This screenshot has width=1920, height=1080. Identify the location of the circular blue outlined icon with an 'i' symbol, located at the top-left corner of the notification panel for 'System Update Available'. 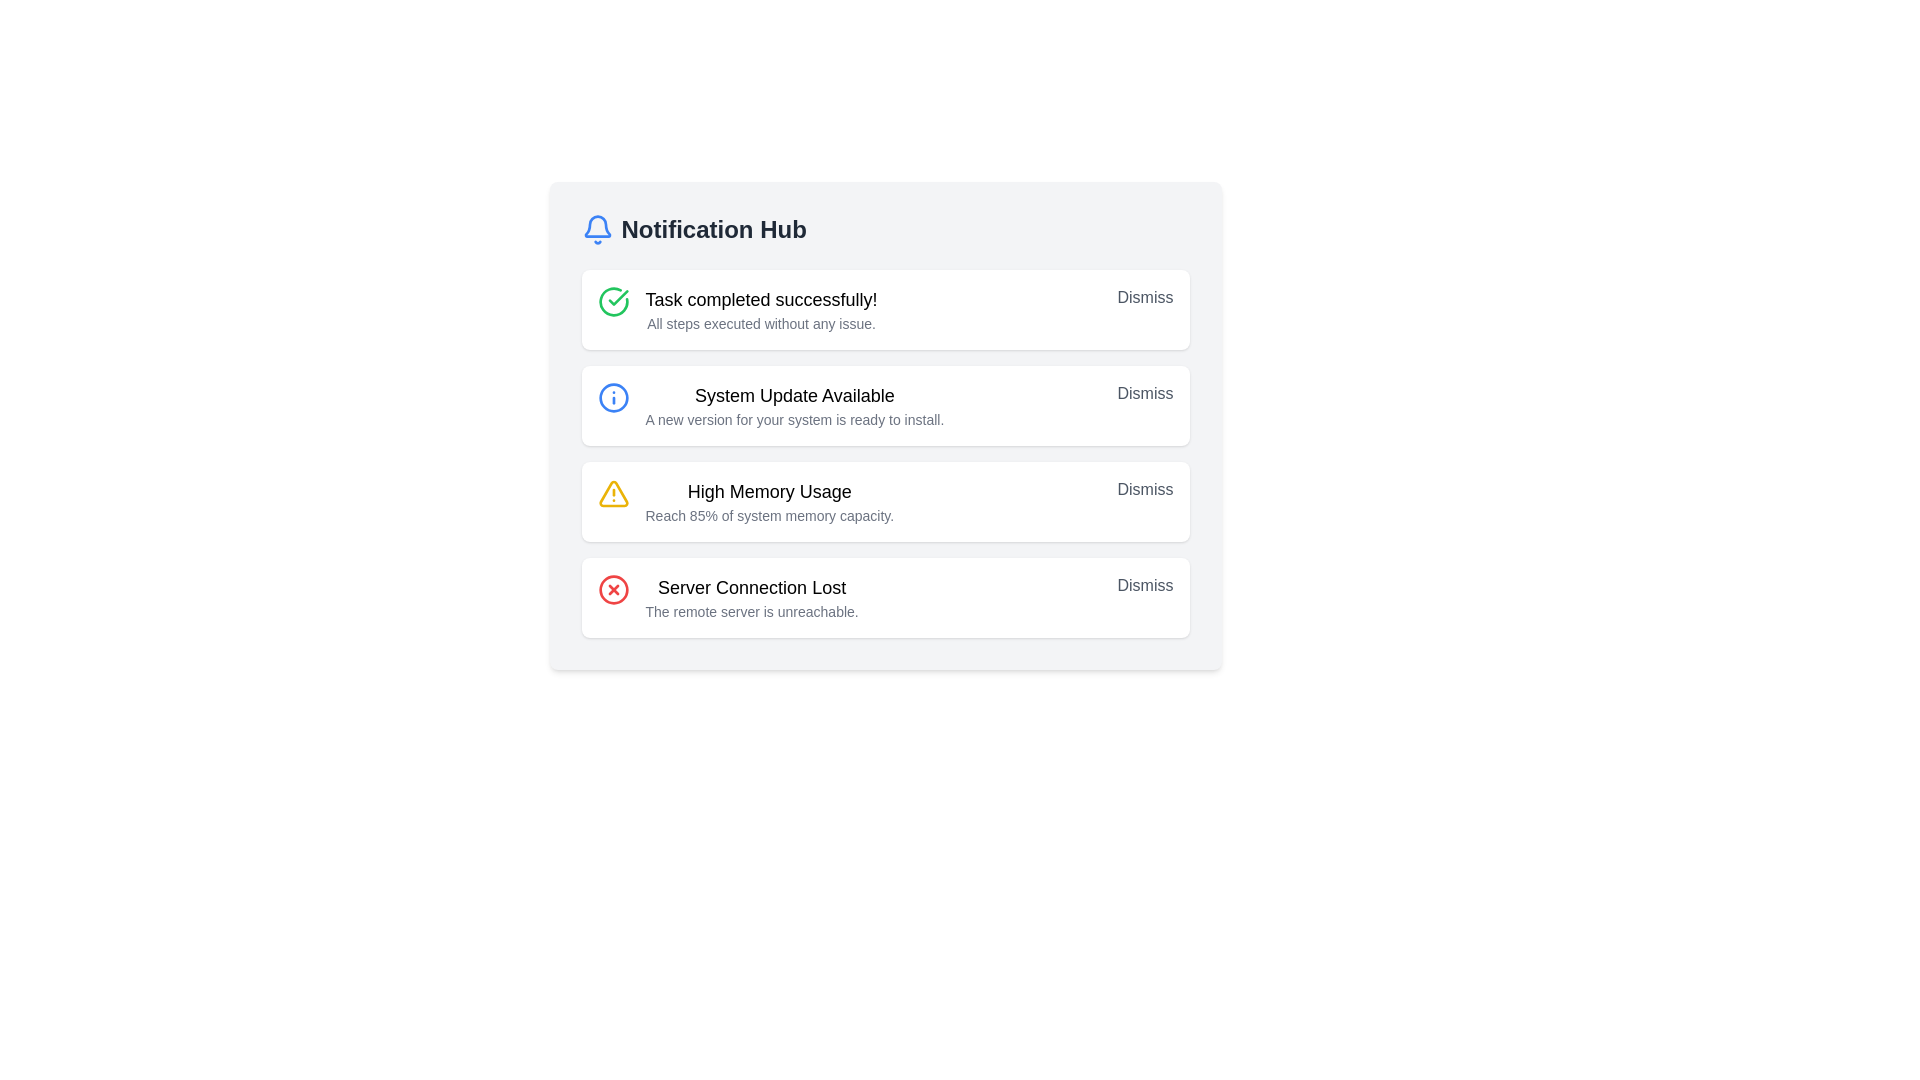
(612, 397).